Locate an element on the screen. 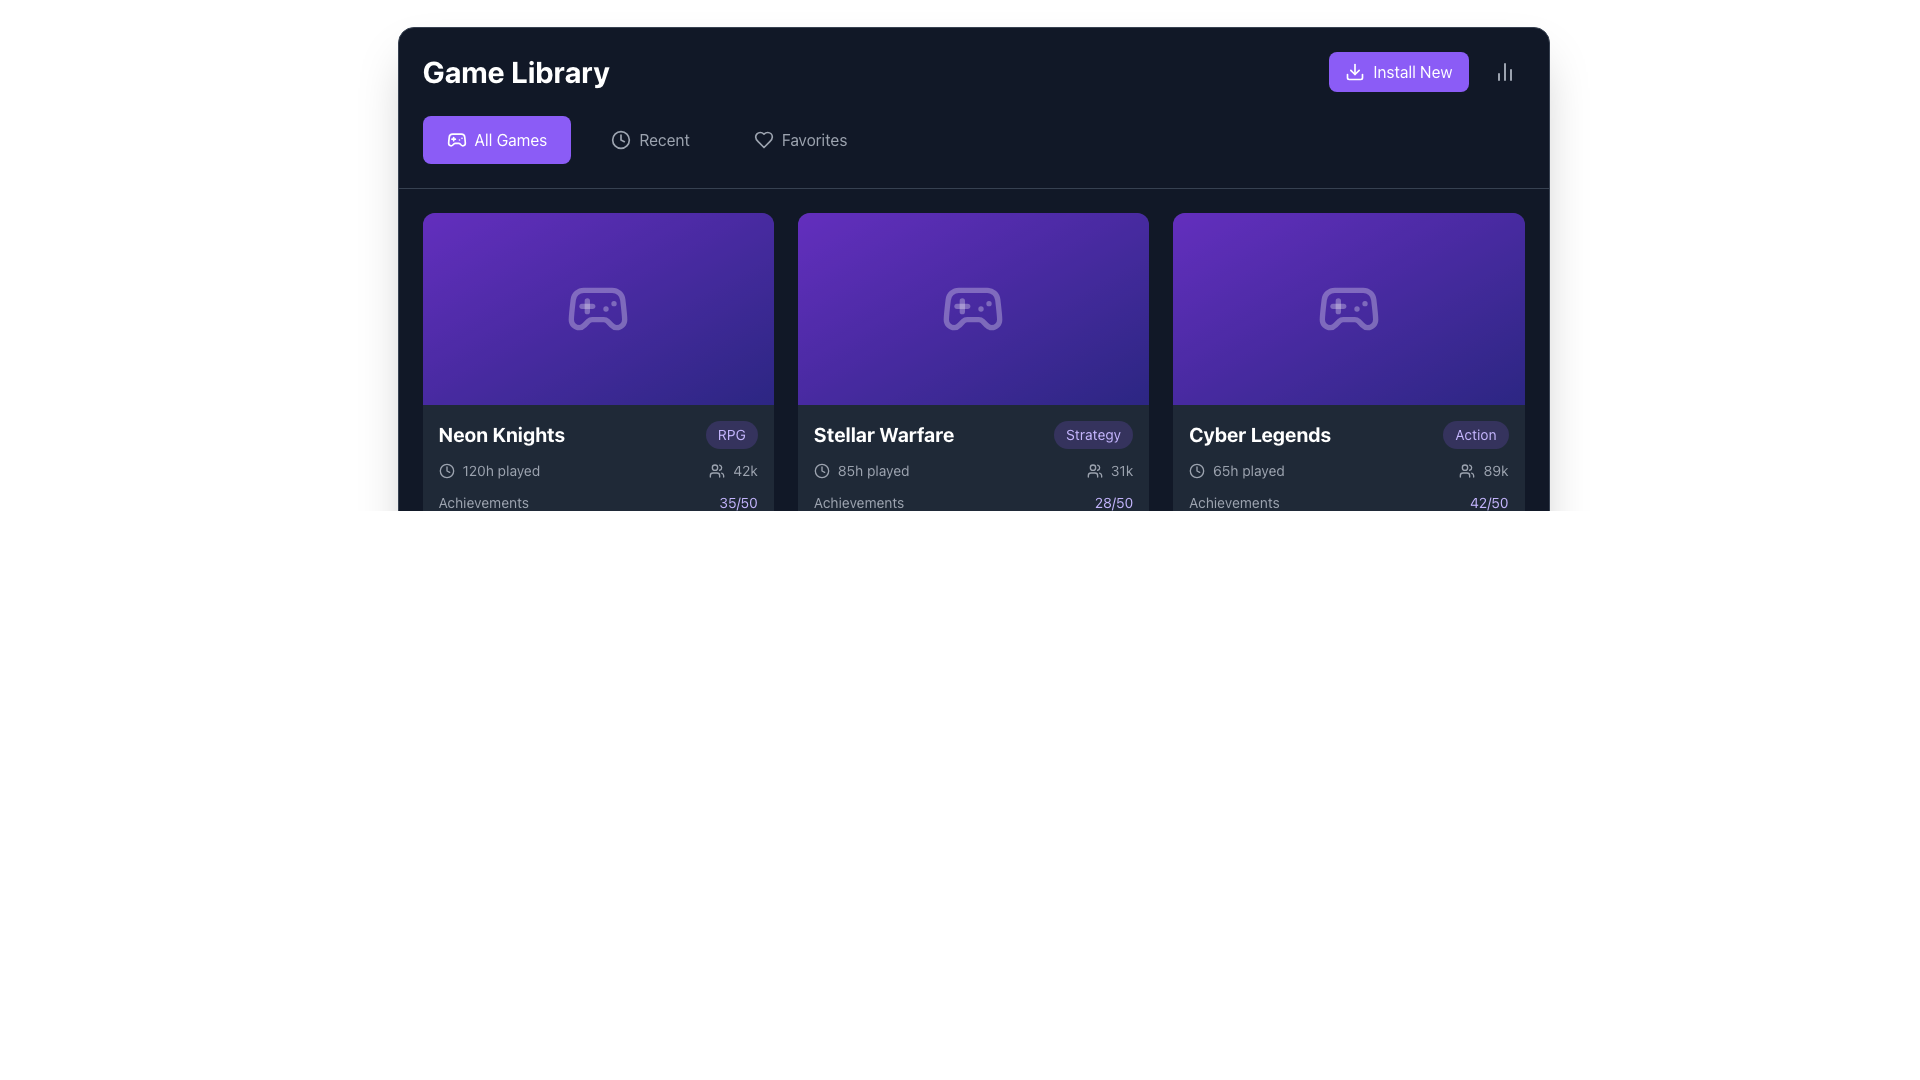  the violet rectangular button labeled 'Install New' with a download icon, located in the top-right section of the interface is located at coordinates (1425, 71).